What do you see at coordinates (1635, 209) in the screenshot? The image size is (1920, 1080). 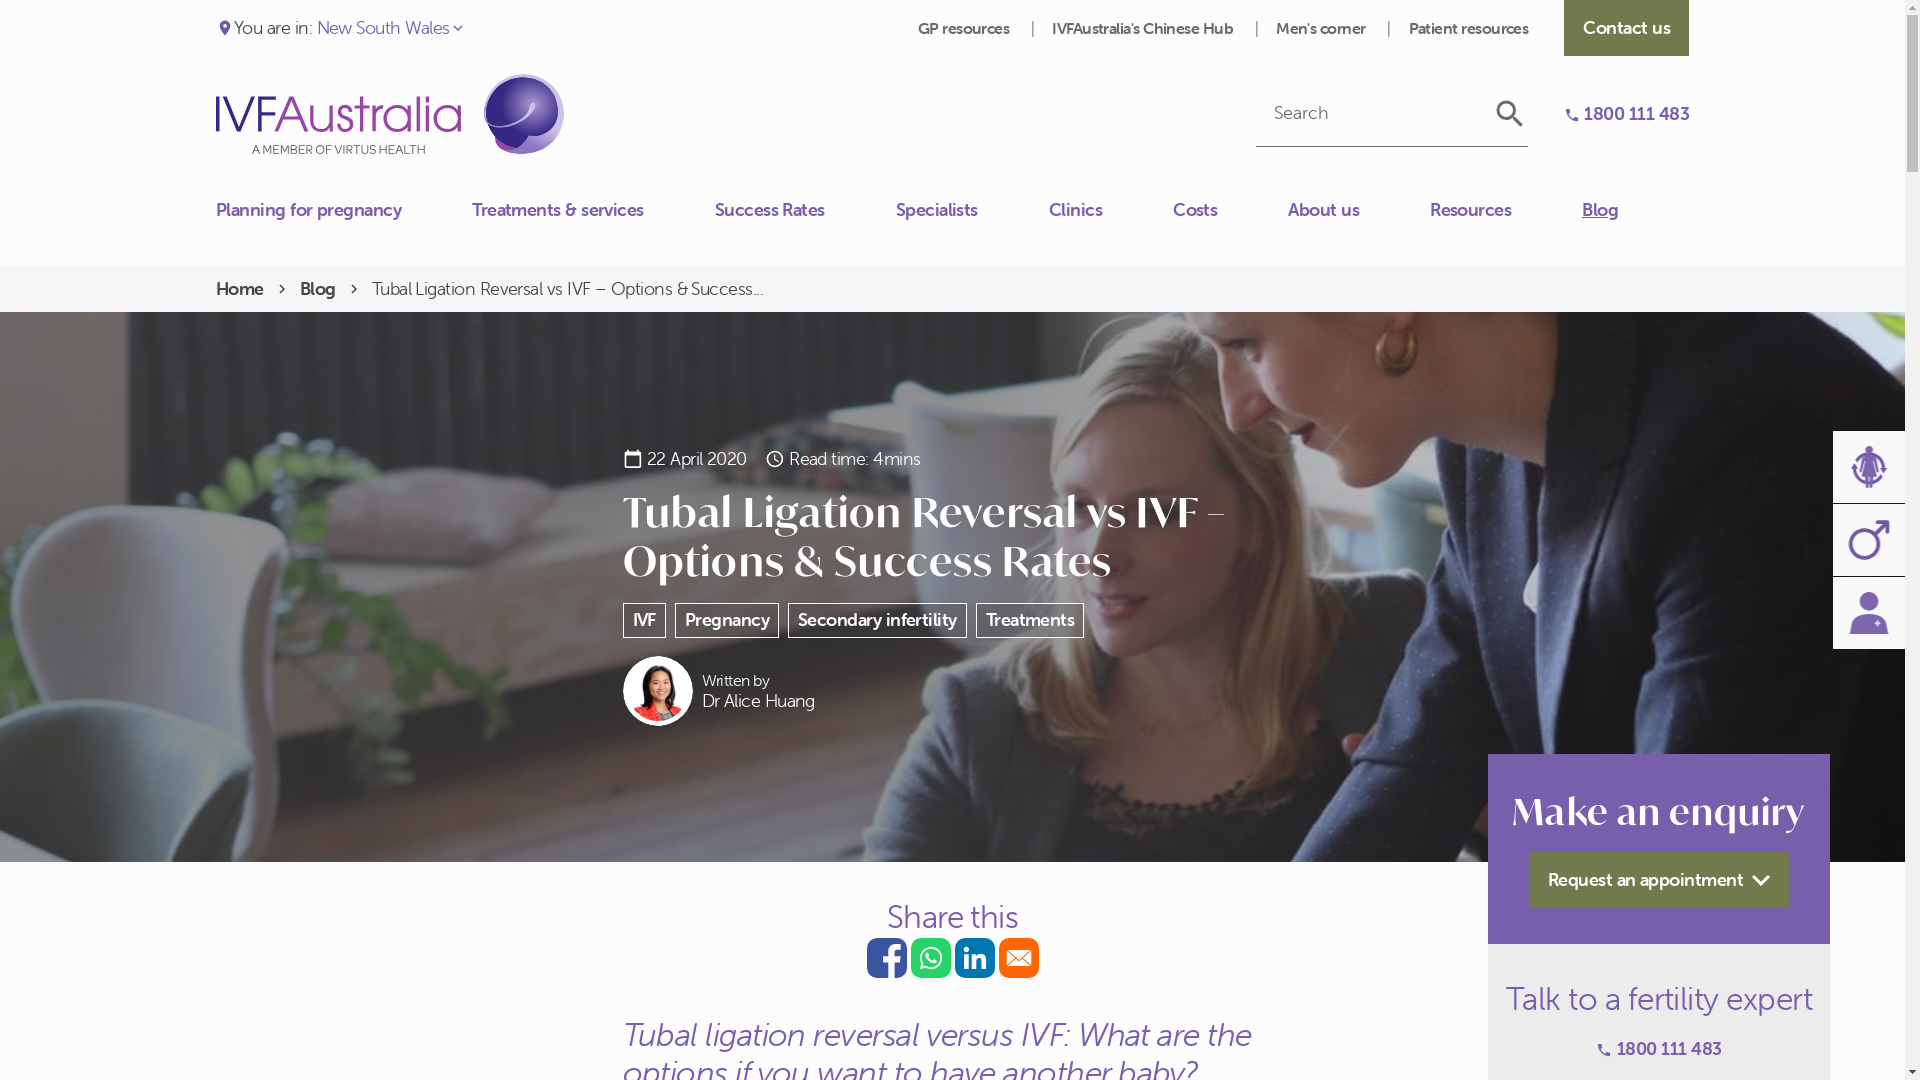 I see `'Blog'` at bounding box center [1635, 209].